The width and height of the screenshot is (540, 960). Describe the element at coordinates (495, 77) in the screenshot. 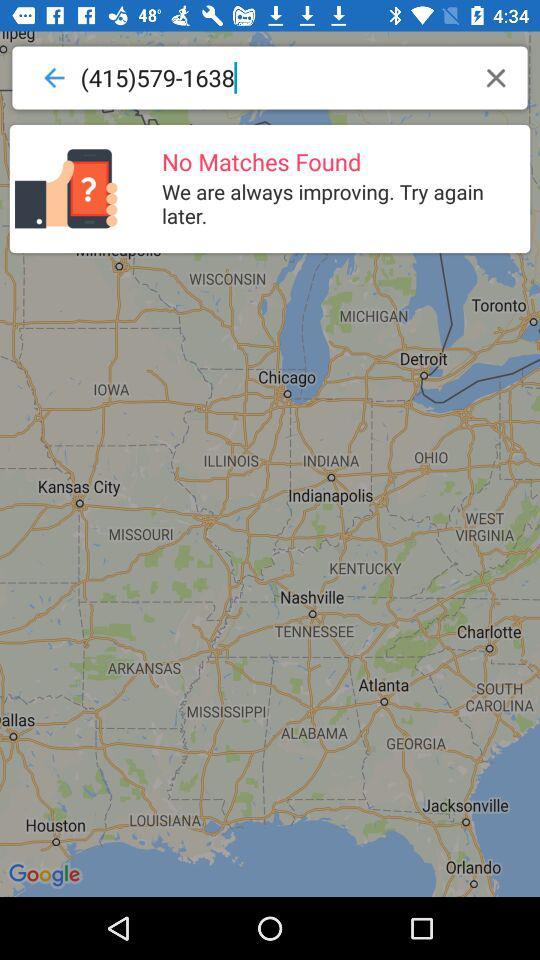

I see `the item next to the (415)579-1638 item` at that location.